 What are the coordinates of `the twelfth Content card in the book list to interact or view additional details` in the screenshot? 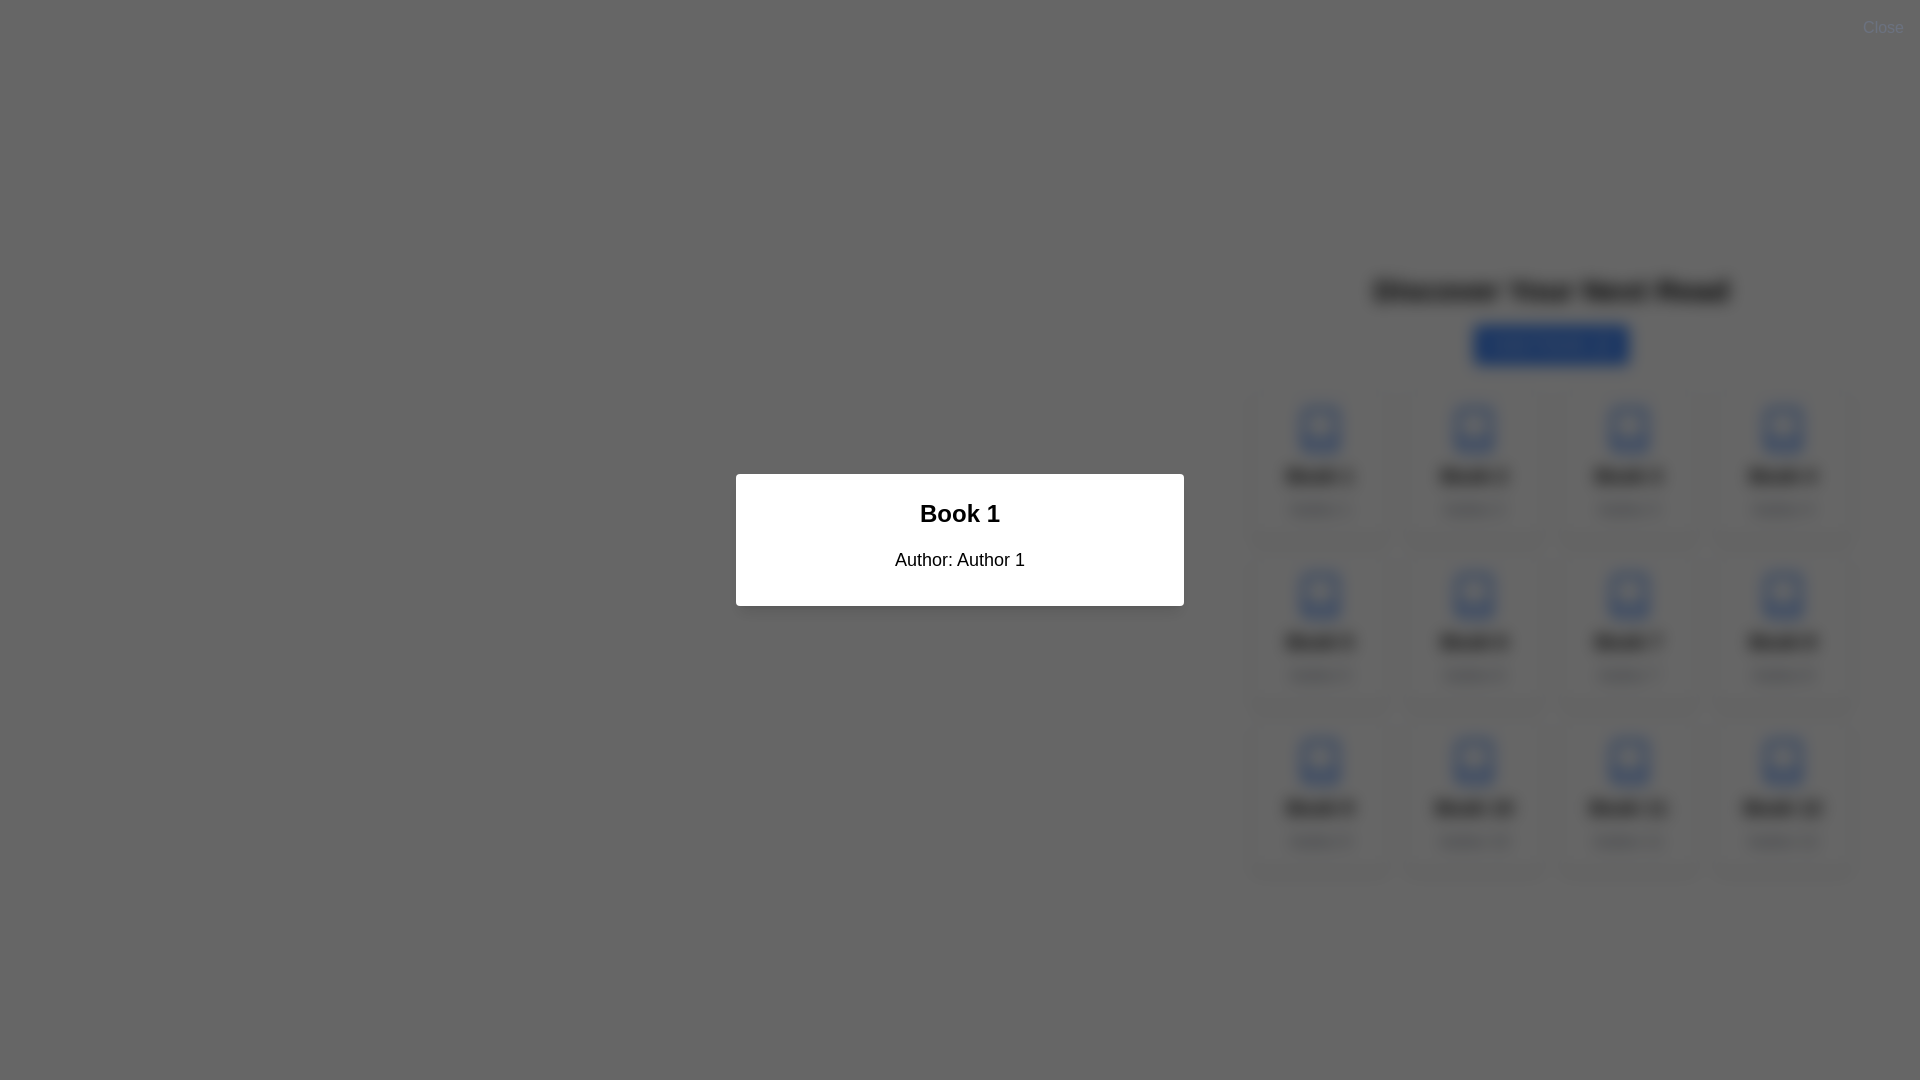 It's located at (1782, 794).